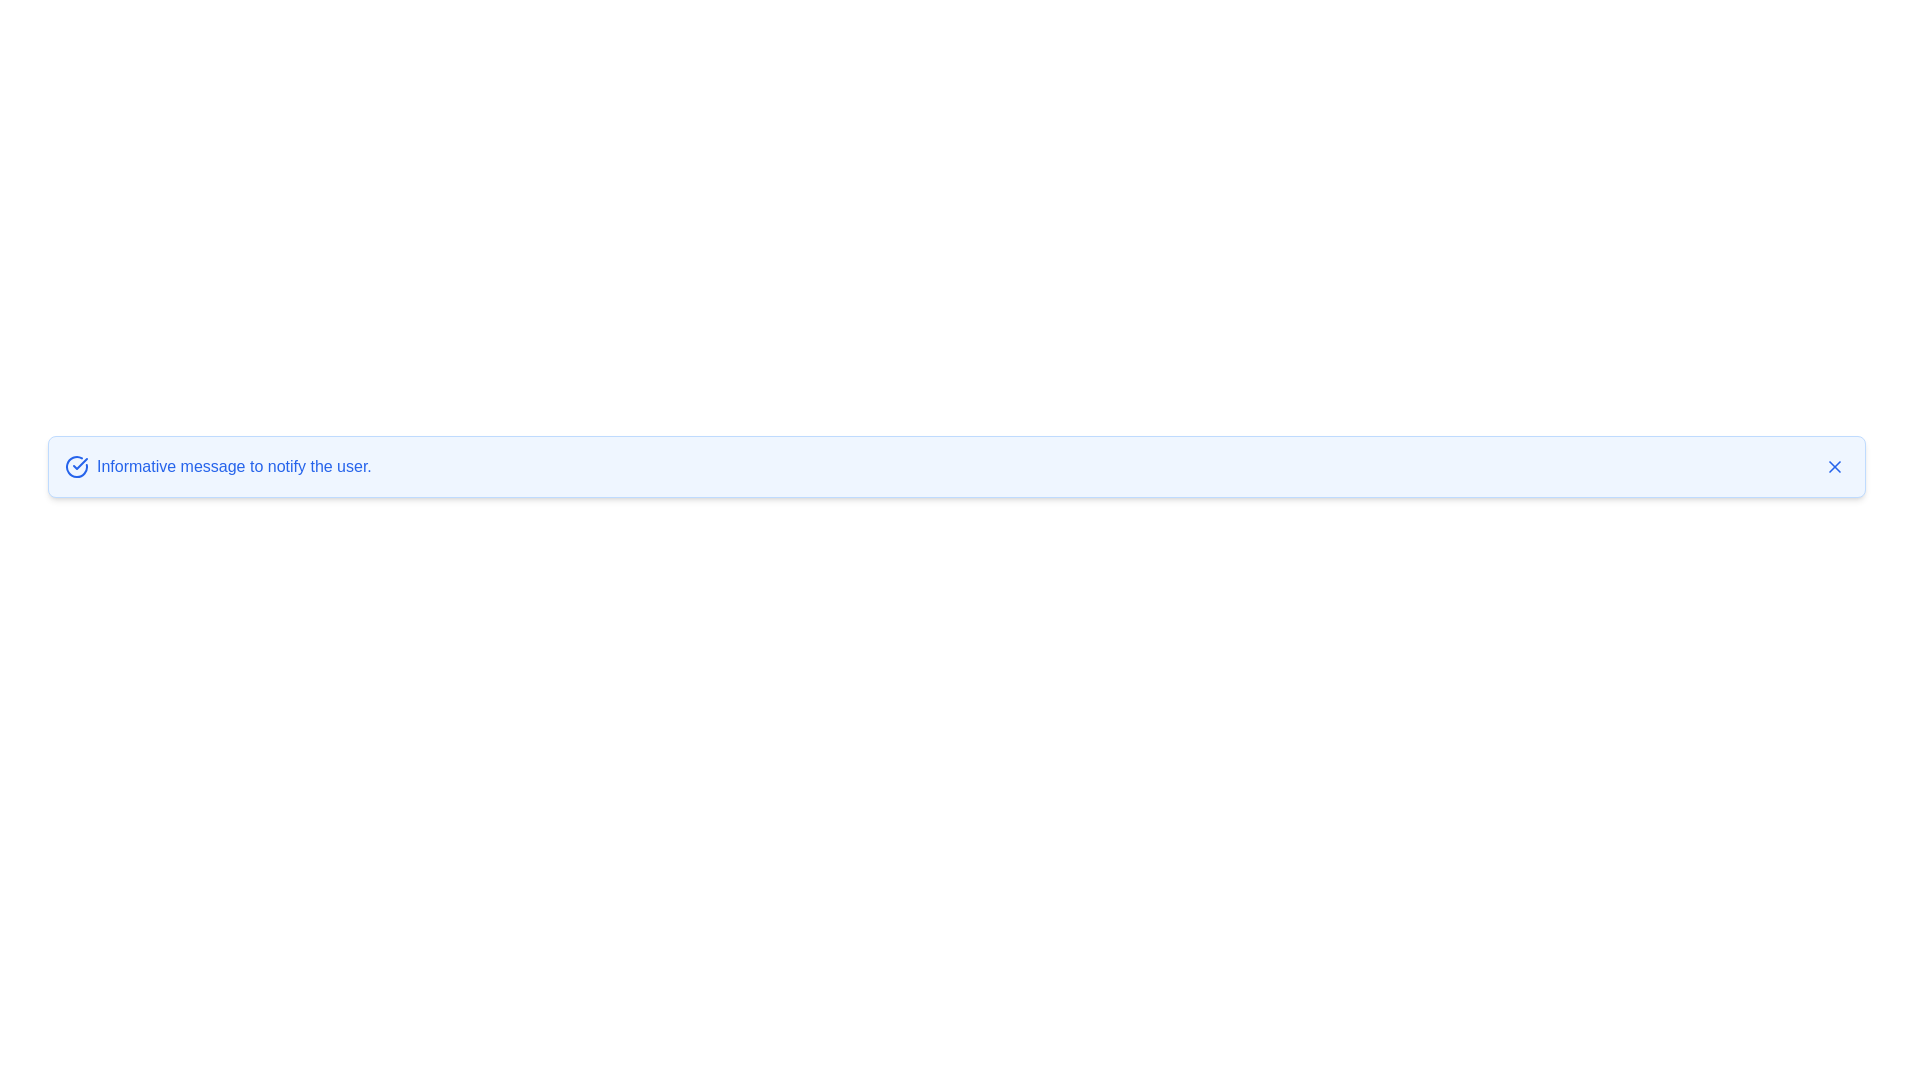 Image resolution: width=1920 pixels, height=1080 pixels. Describe the element at coordinates (1834, 466) in the screenshot. I see `the small 'X' icon in the SVG graphic, designed for closing or dismissing elements, located near the right end of the information bar` at that location.